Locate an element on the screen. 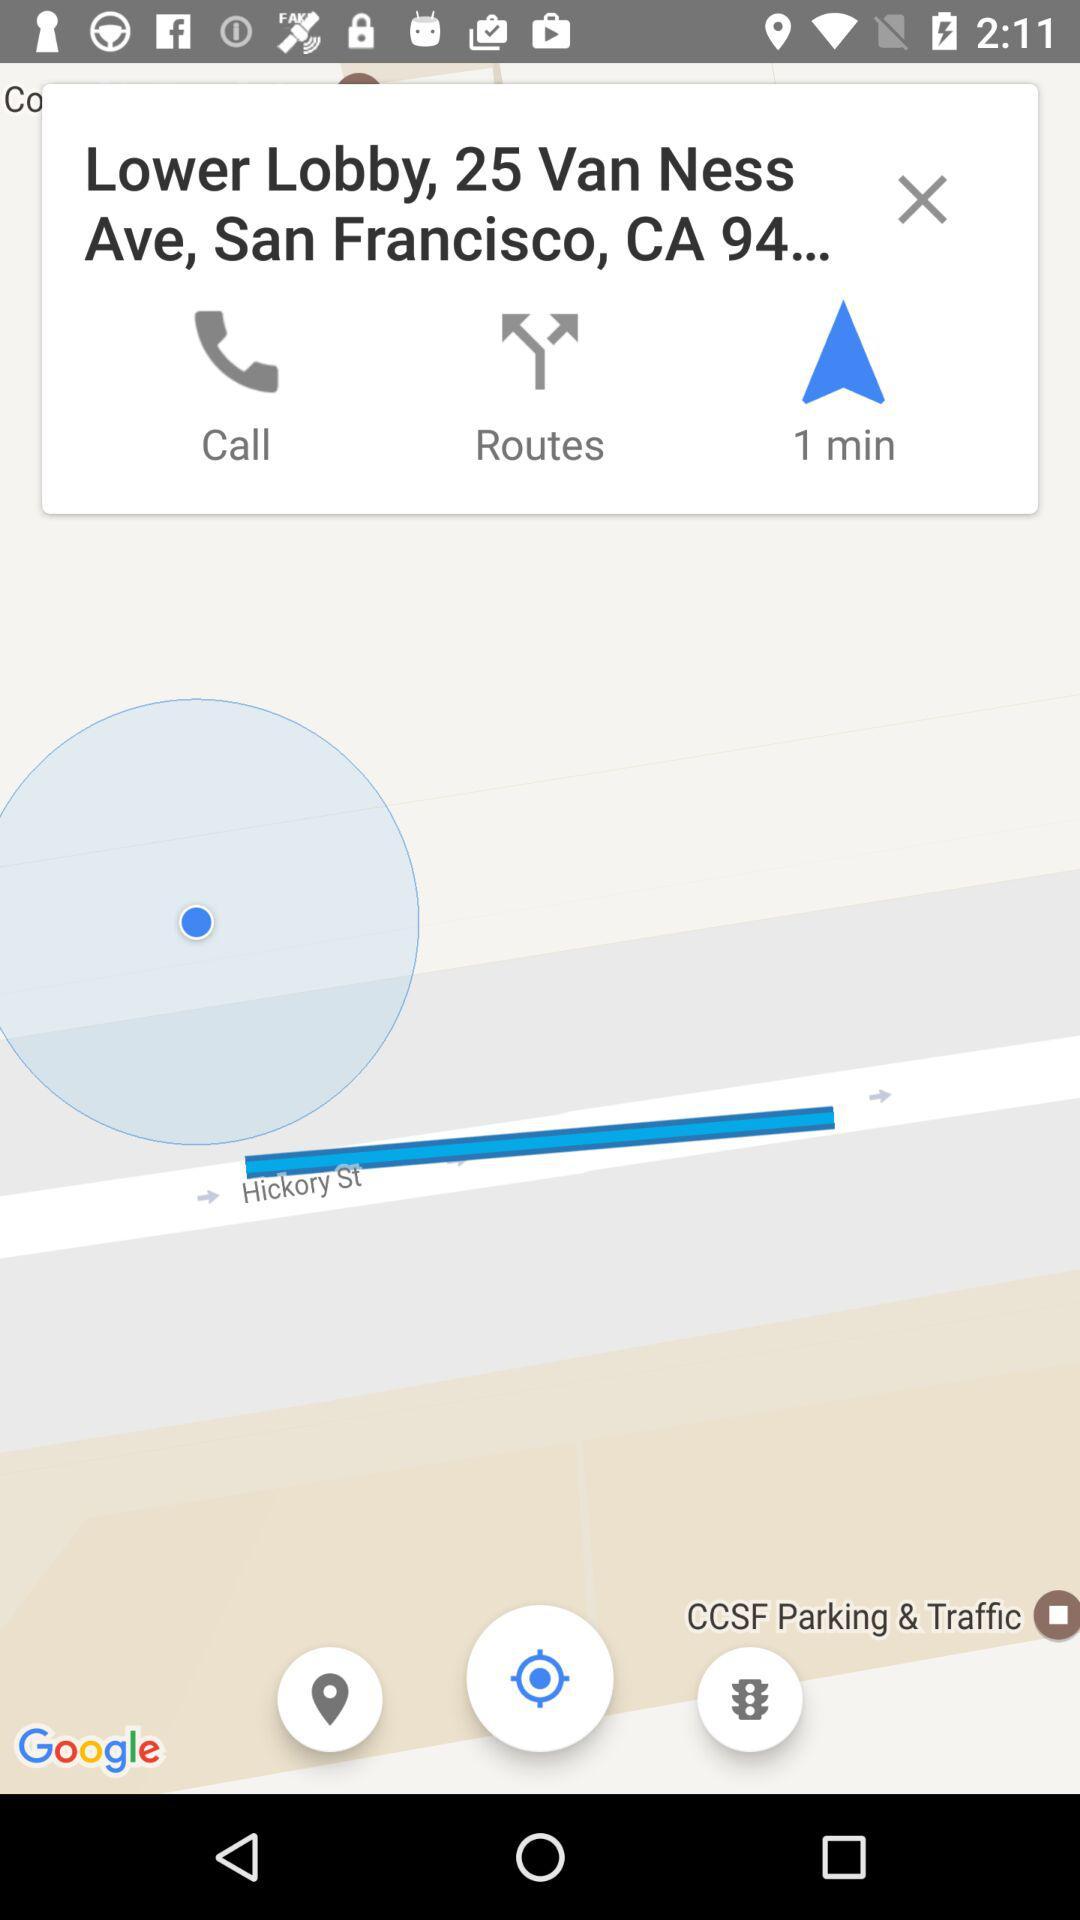  location is located at coordinates (329, 1698).